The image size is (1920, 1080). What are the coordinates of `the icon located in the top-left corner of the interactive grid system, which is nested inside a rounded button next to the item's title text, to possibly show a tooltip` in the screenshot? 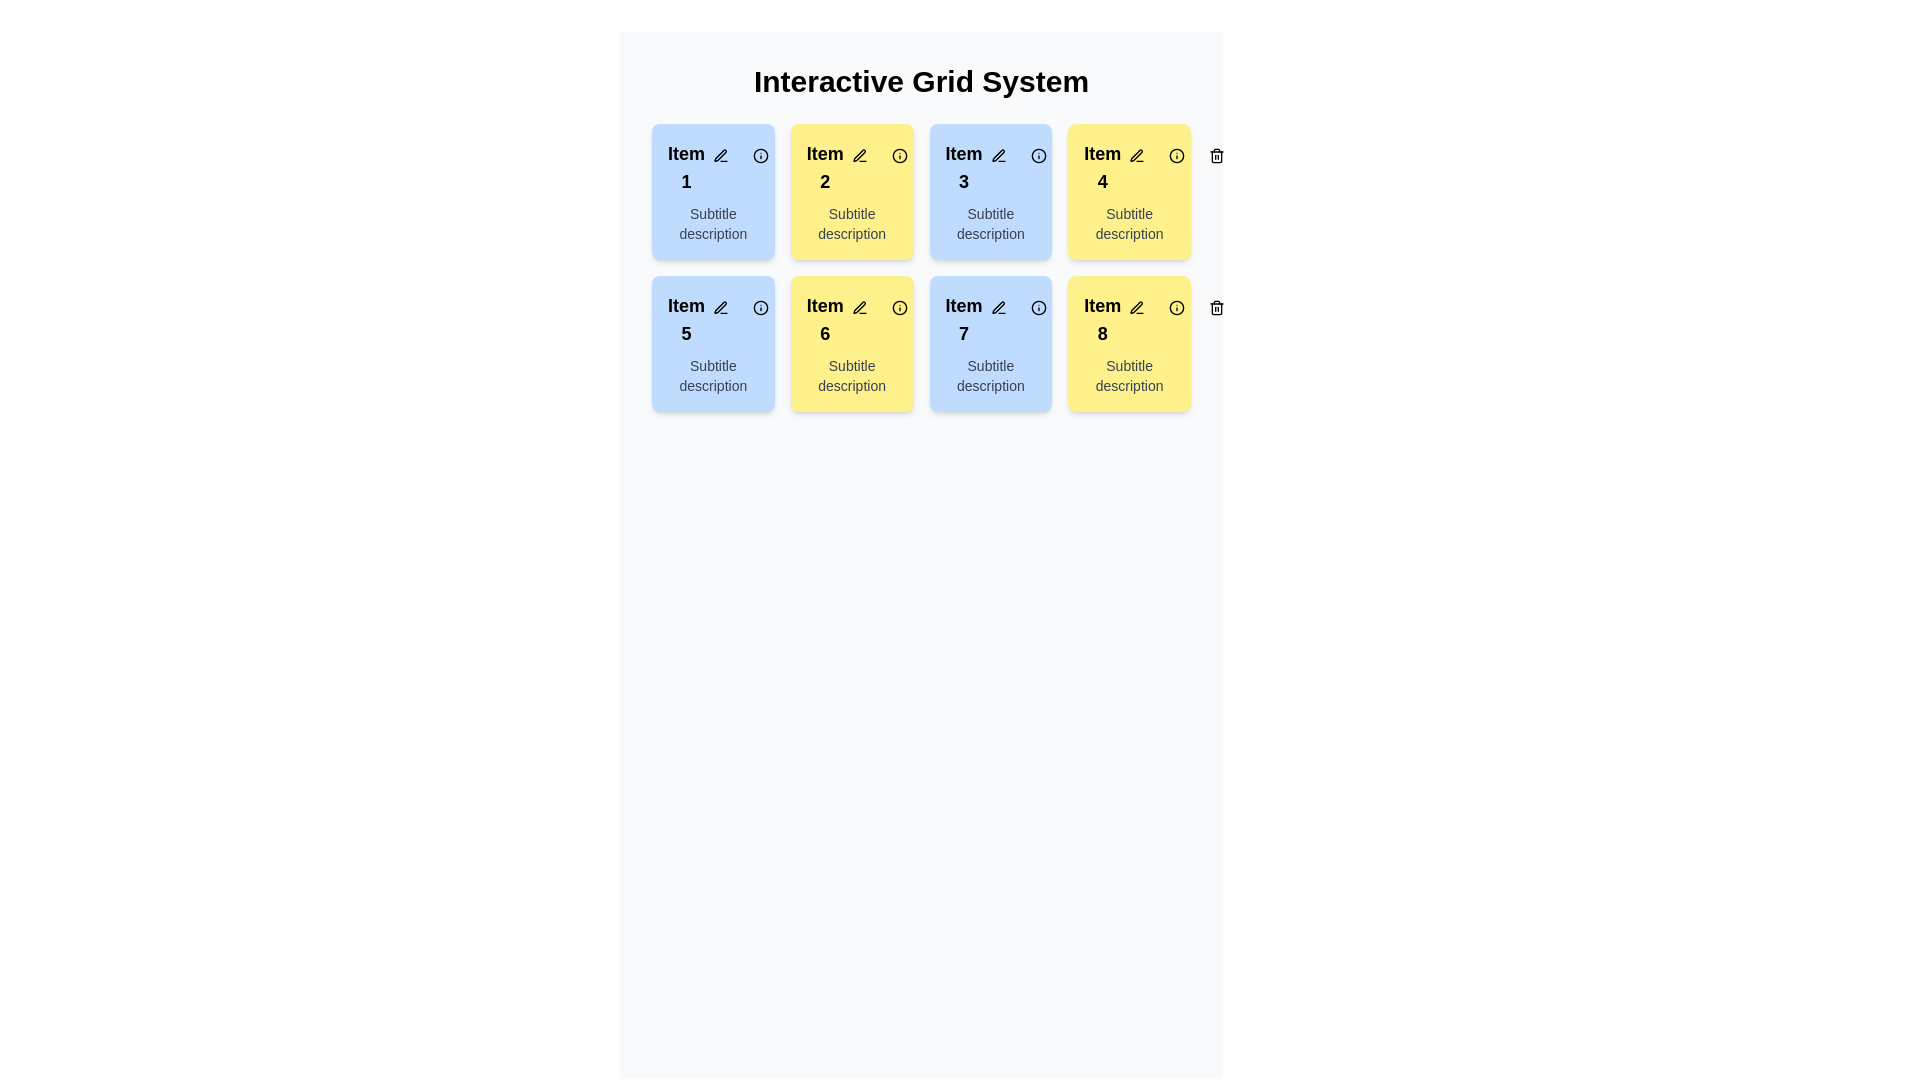 It's located at (760, 154).